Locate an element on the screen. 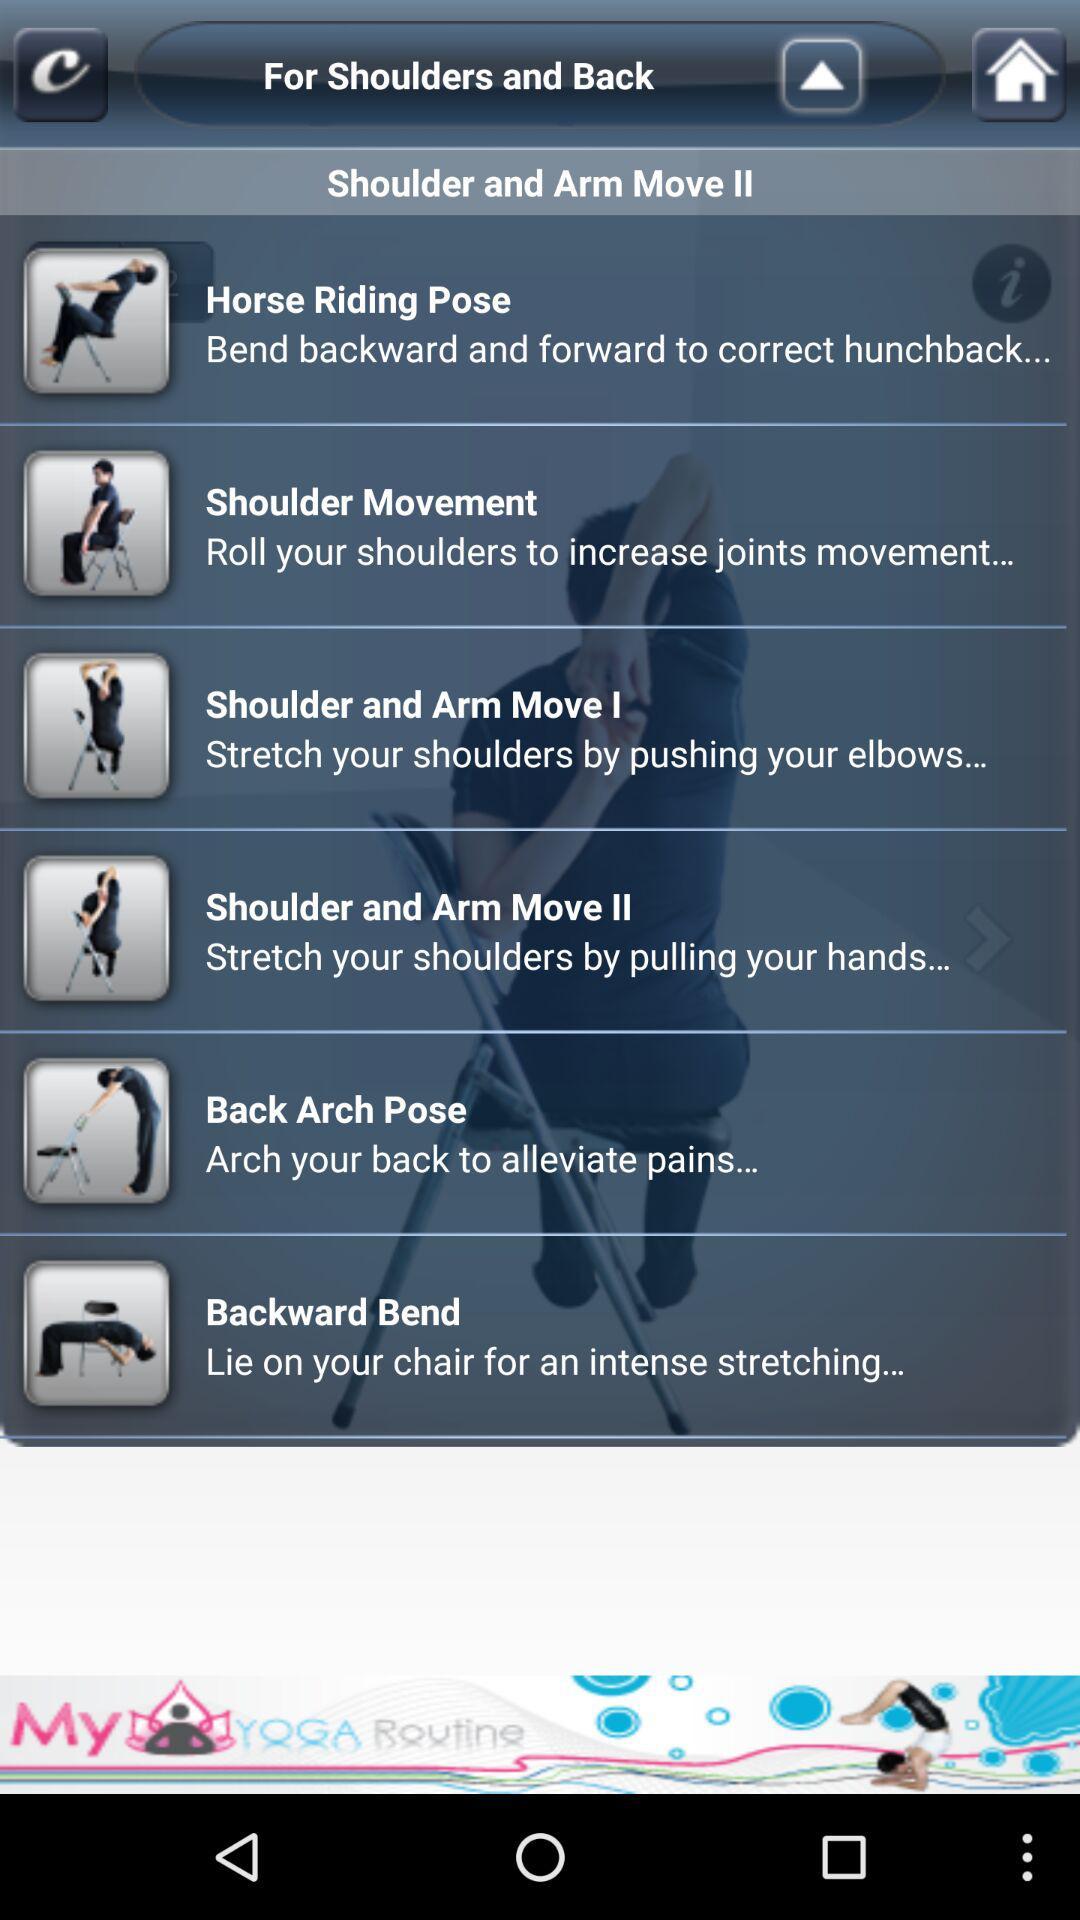  a second icon which is before shoulder movement on a page is located at coordinates (99, 525).